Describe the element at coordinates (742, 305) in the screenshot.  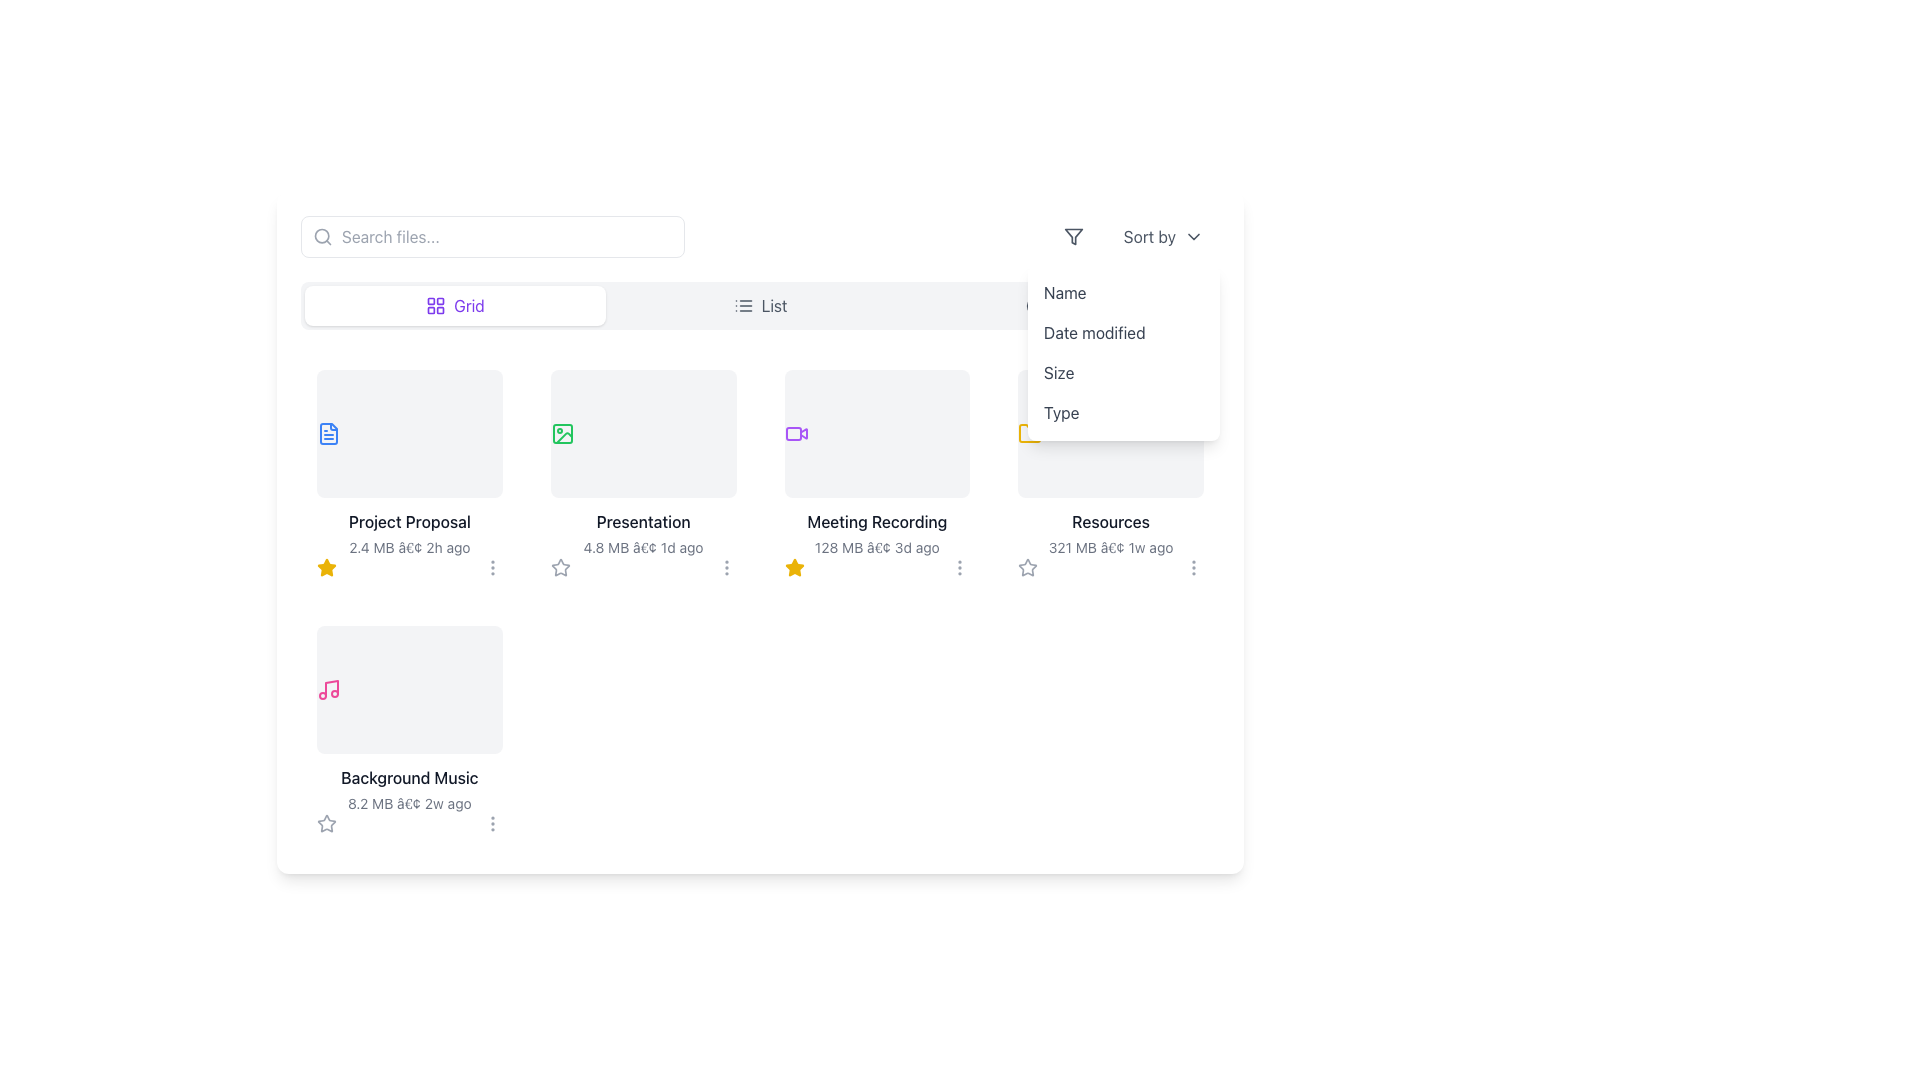
I see `the 'List' icon, which is a compact icon of three horizontal lines with a white background and gray strokes, located` at that location.